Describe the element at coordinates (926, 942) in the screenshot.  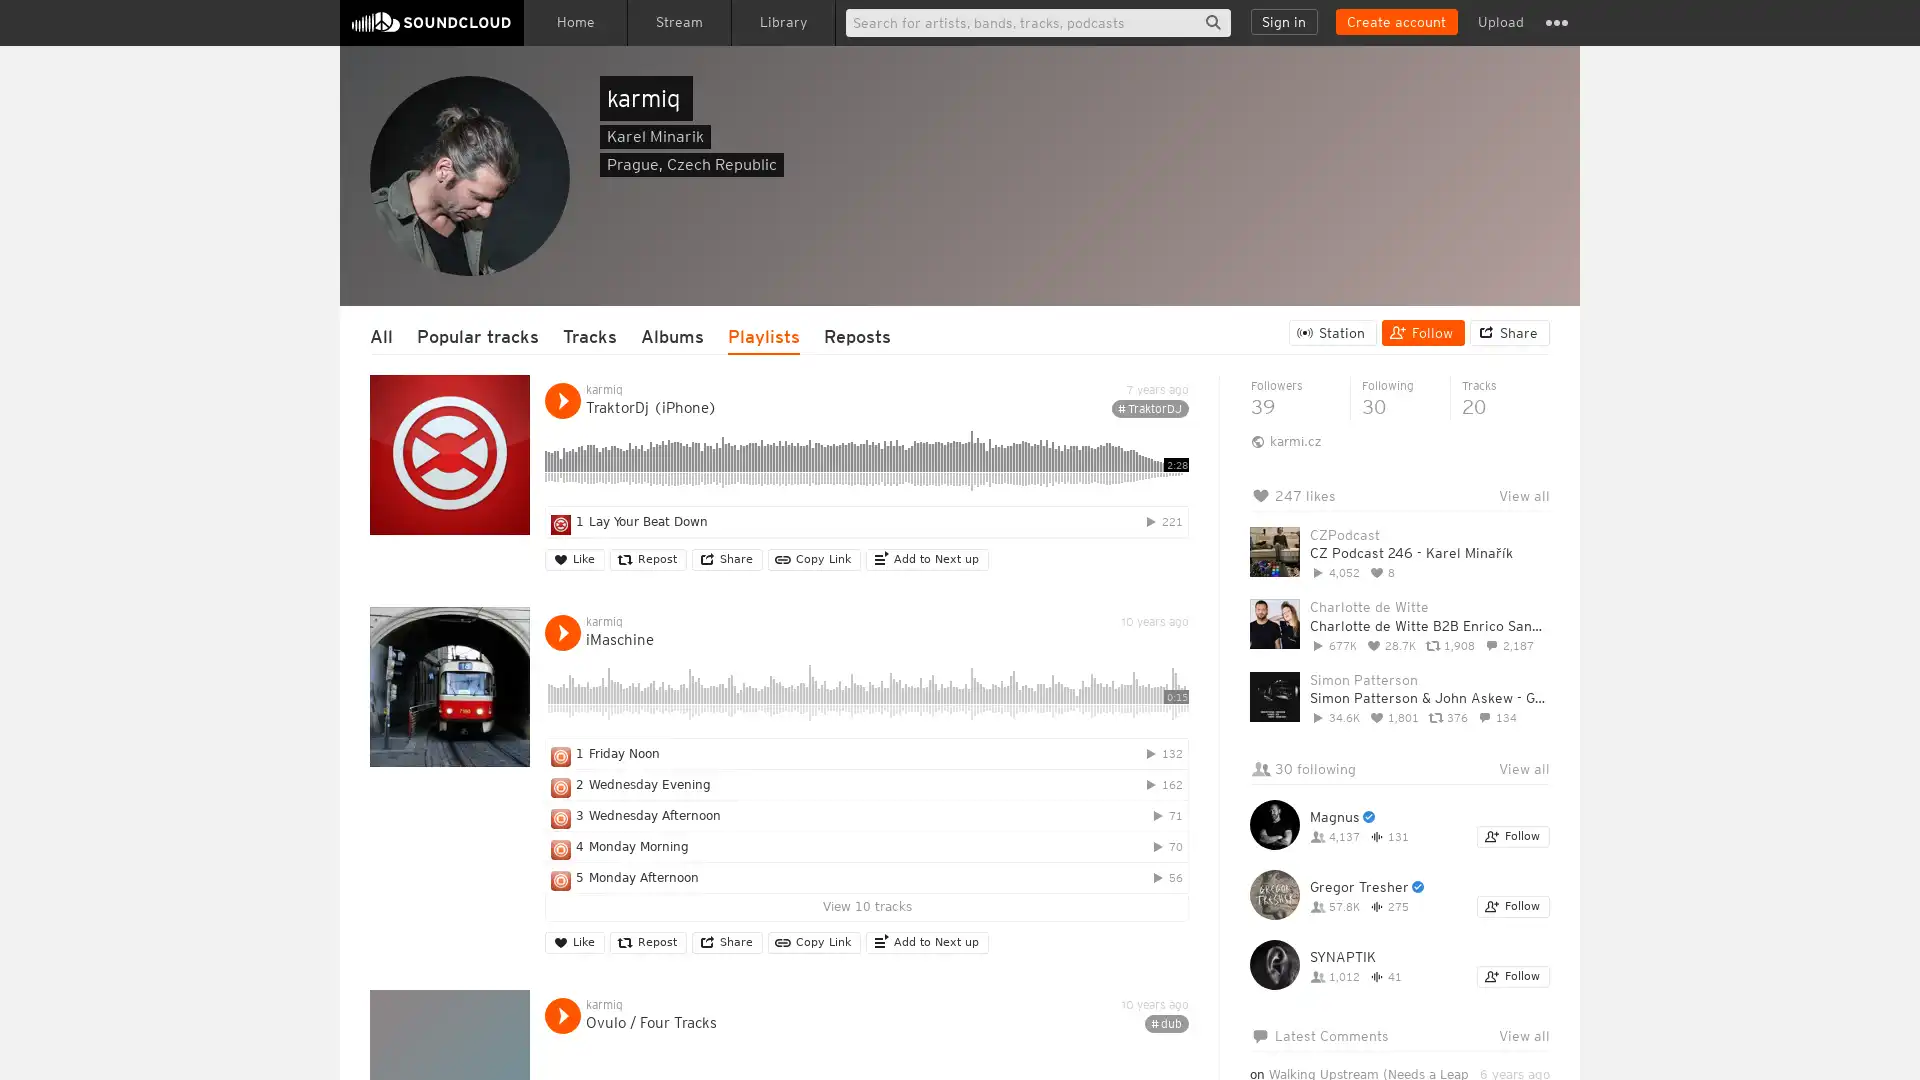
I see `Add to Next up` at that location.